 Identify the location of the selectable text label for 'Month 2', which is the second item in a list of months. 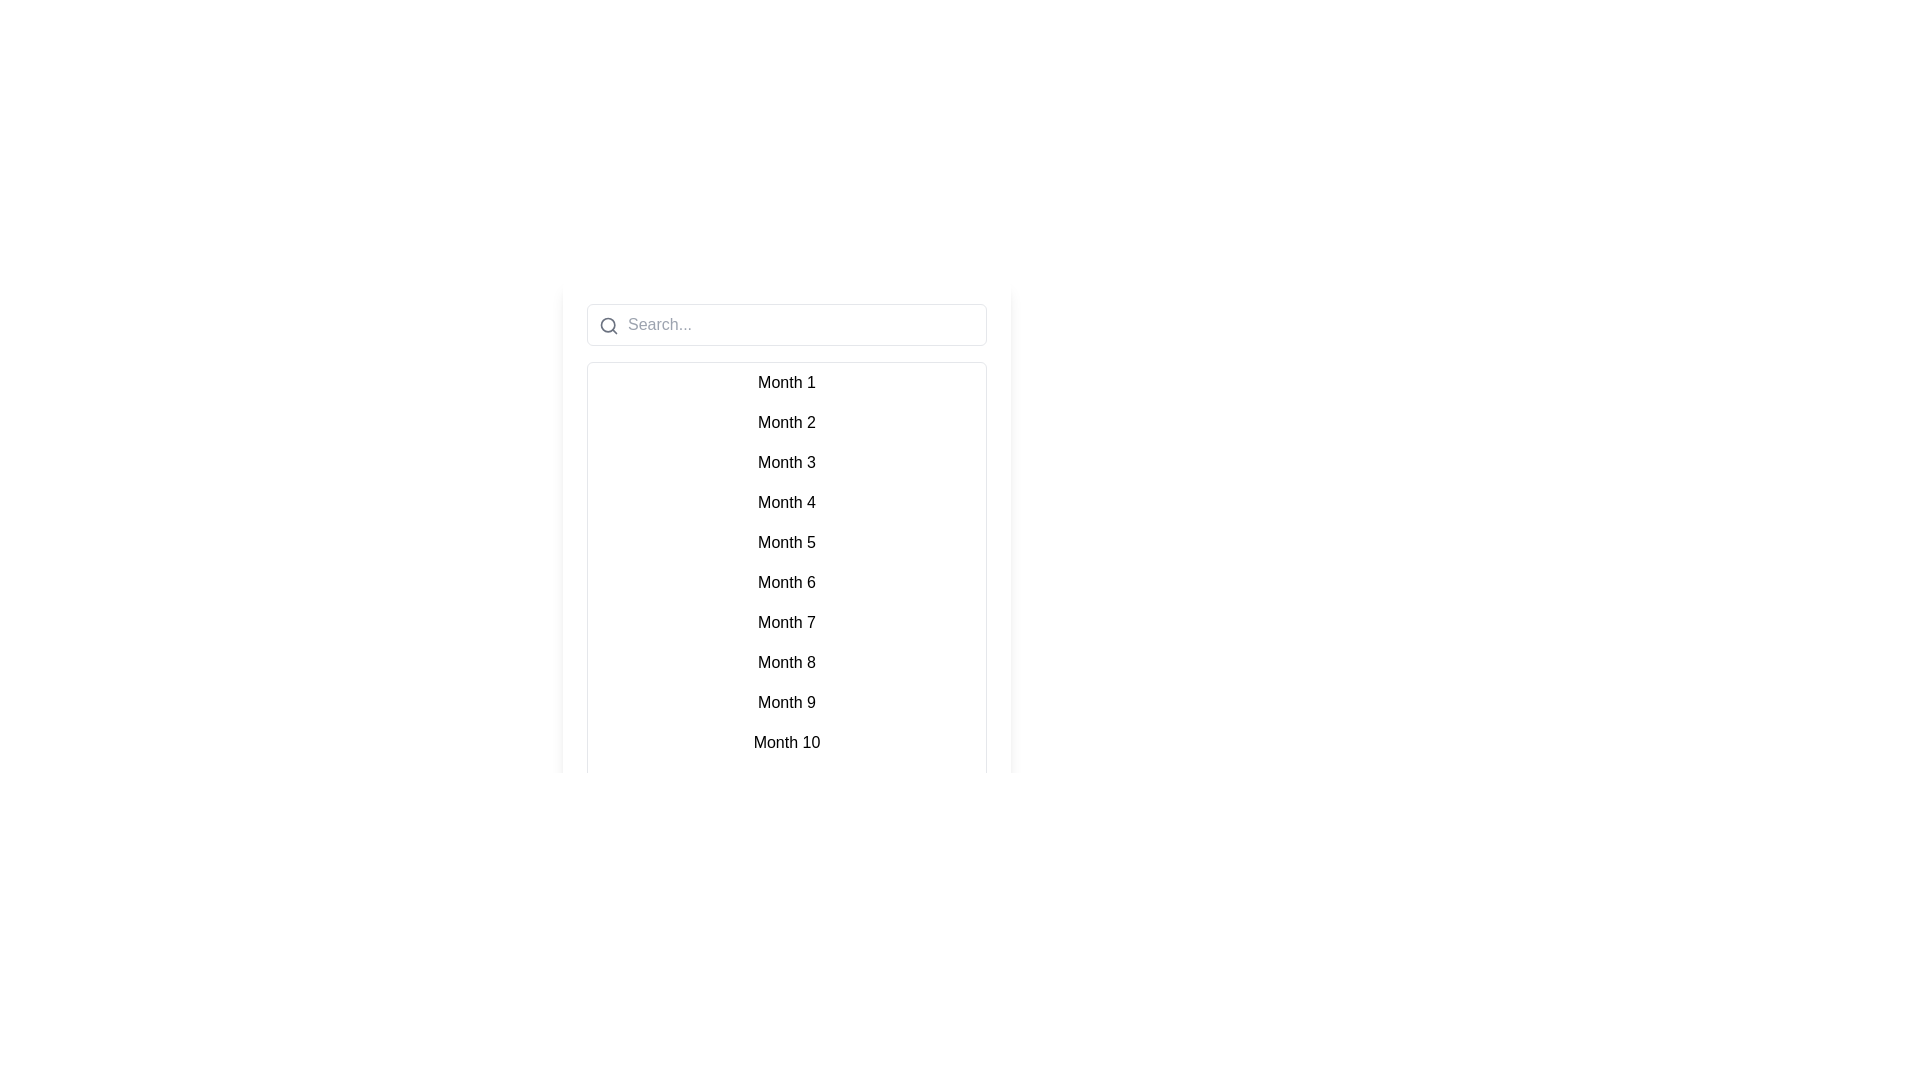
(786, 422).